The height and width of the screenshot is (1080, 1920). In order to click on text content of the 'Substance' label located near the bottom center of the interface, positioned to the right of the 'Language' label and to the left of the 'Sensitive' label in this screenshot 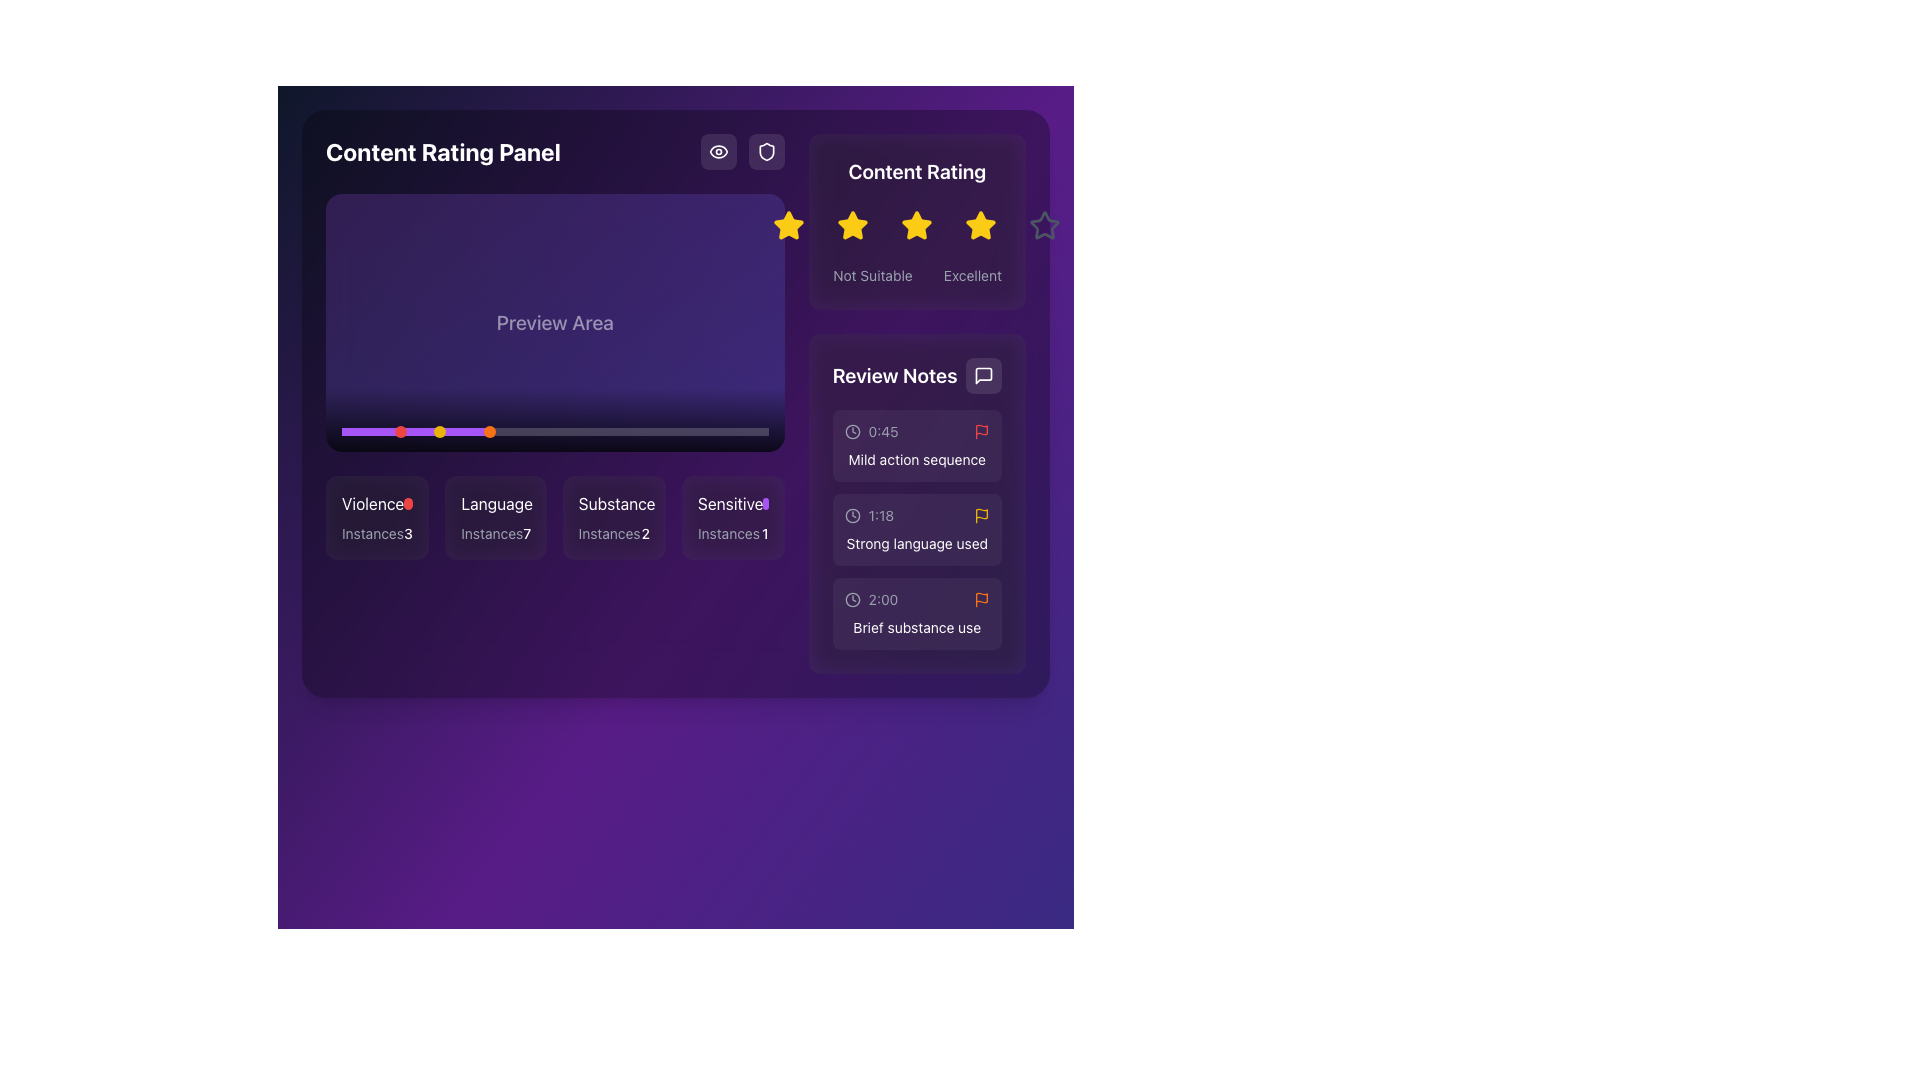, I will do `click(616, 502)`.